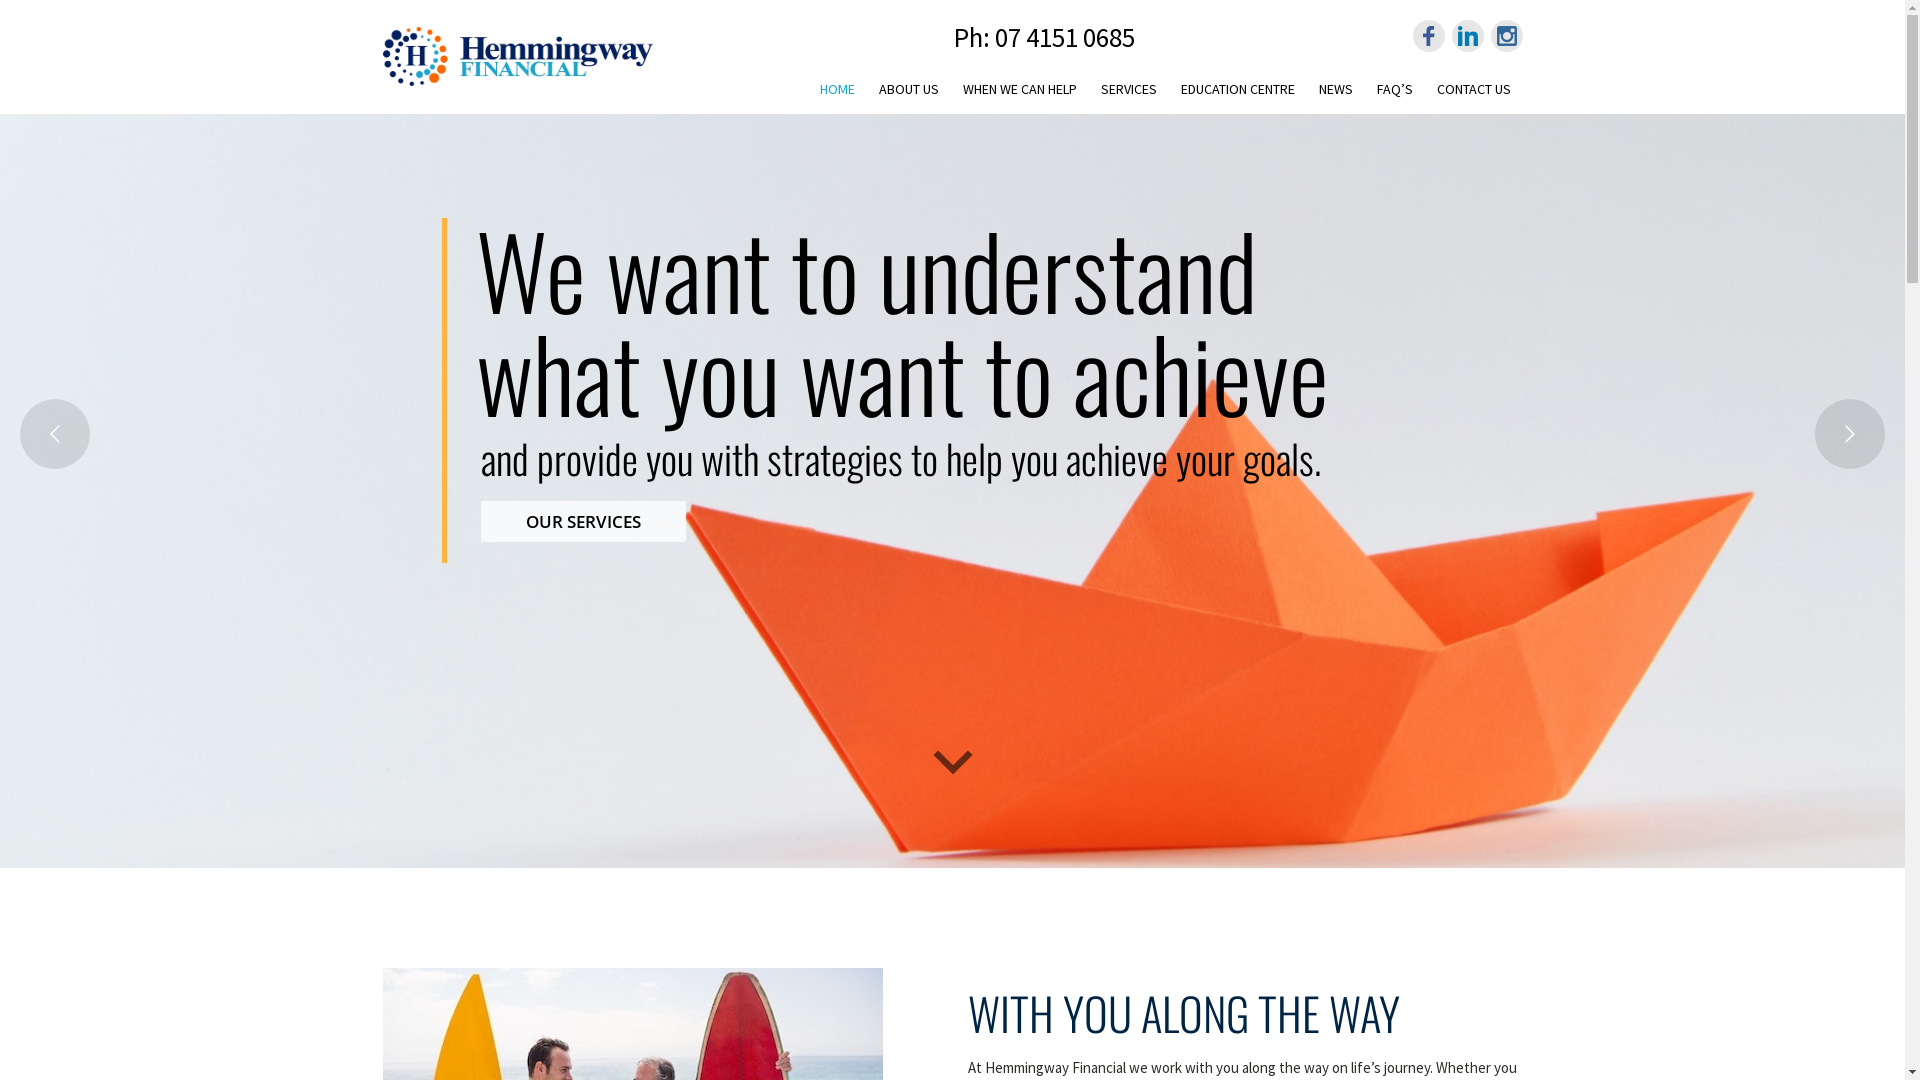  What do you see at coordinates (1427, 35) in the screenshot?
I see `'Visit us on Facebook'` at bounding box center [1427, 35].